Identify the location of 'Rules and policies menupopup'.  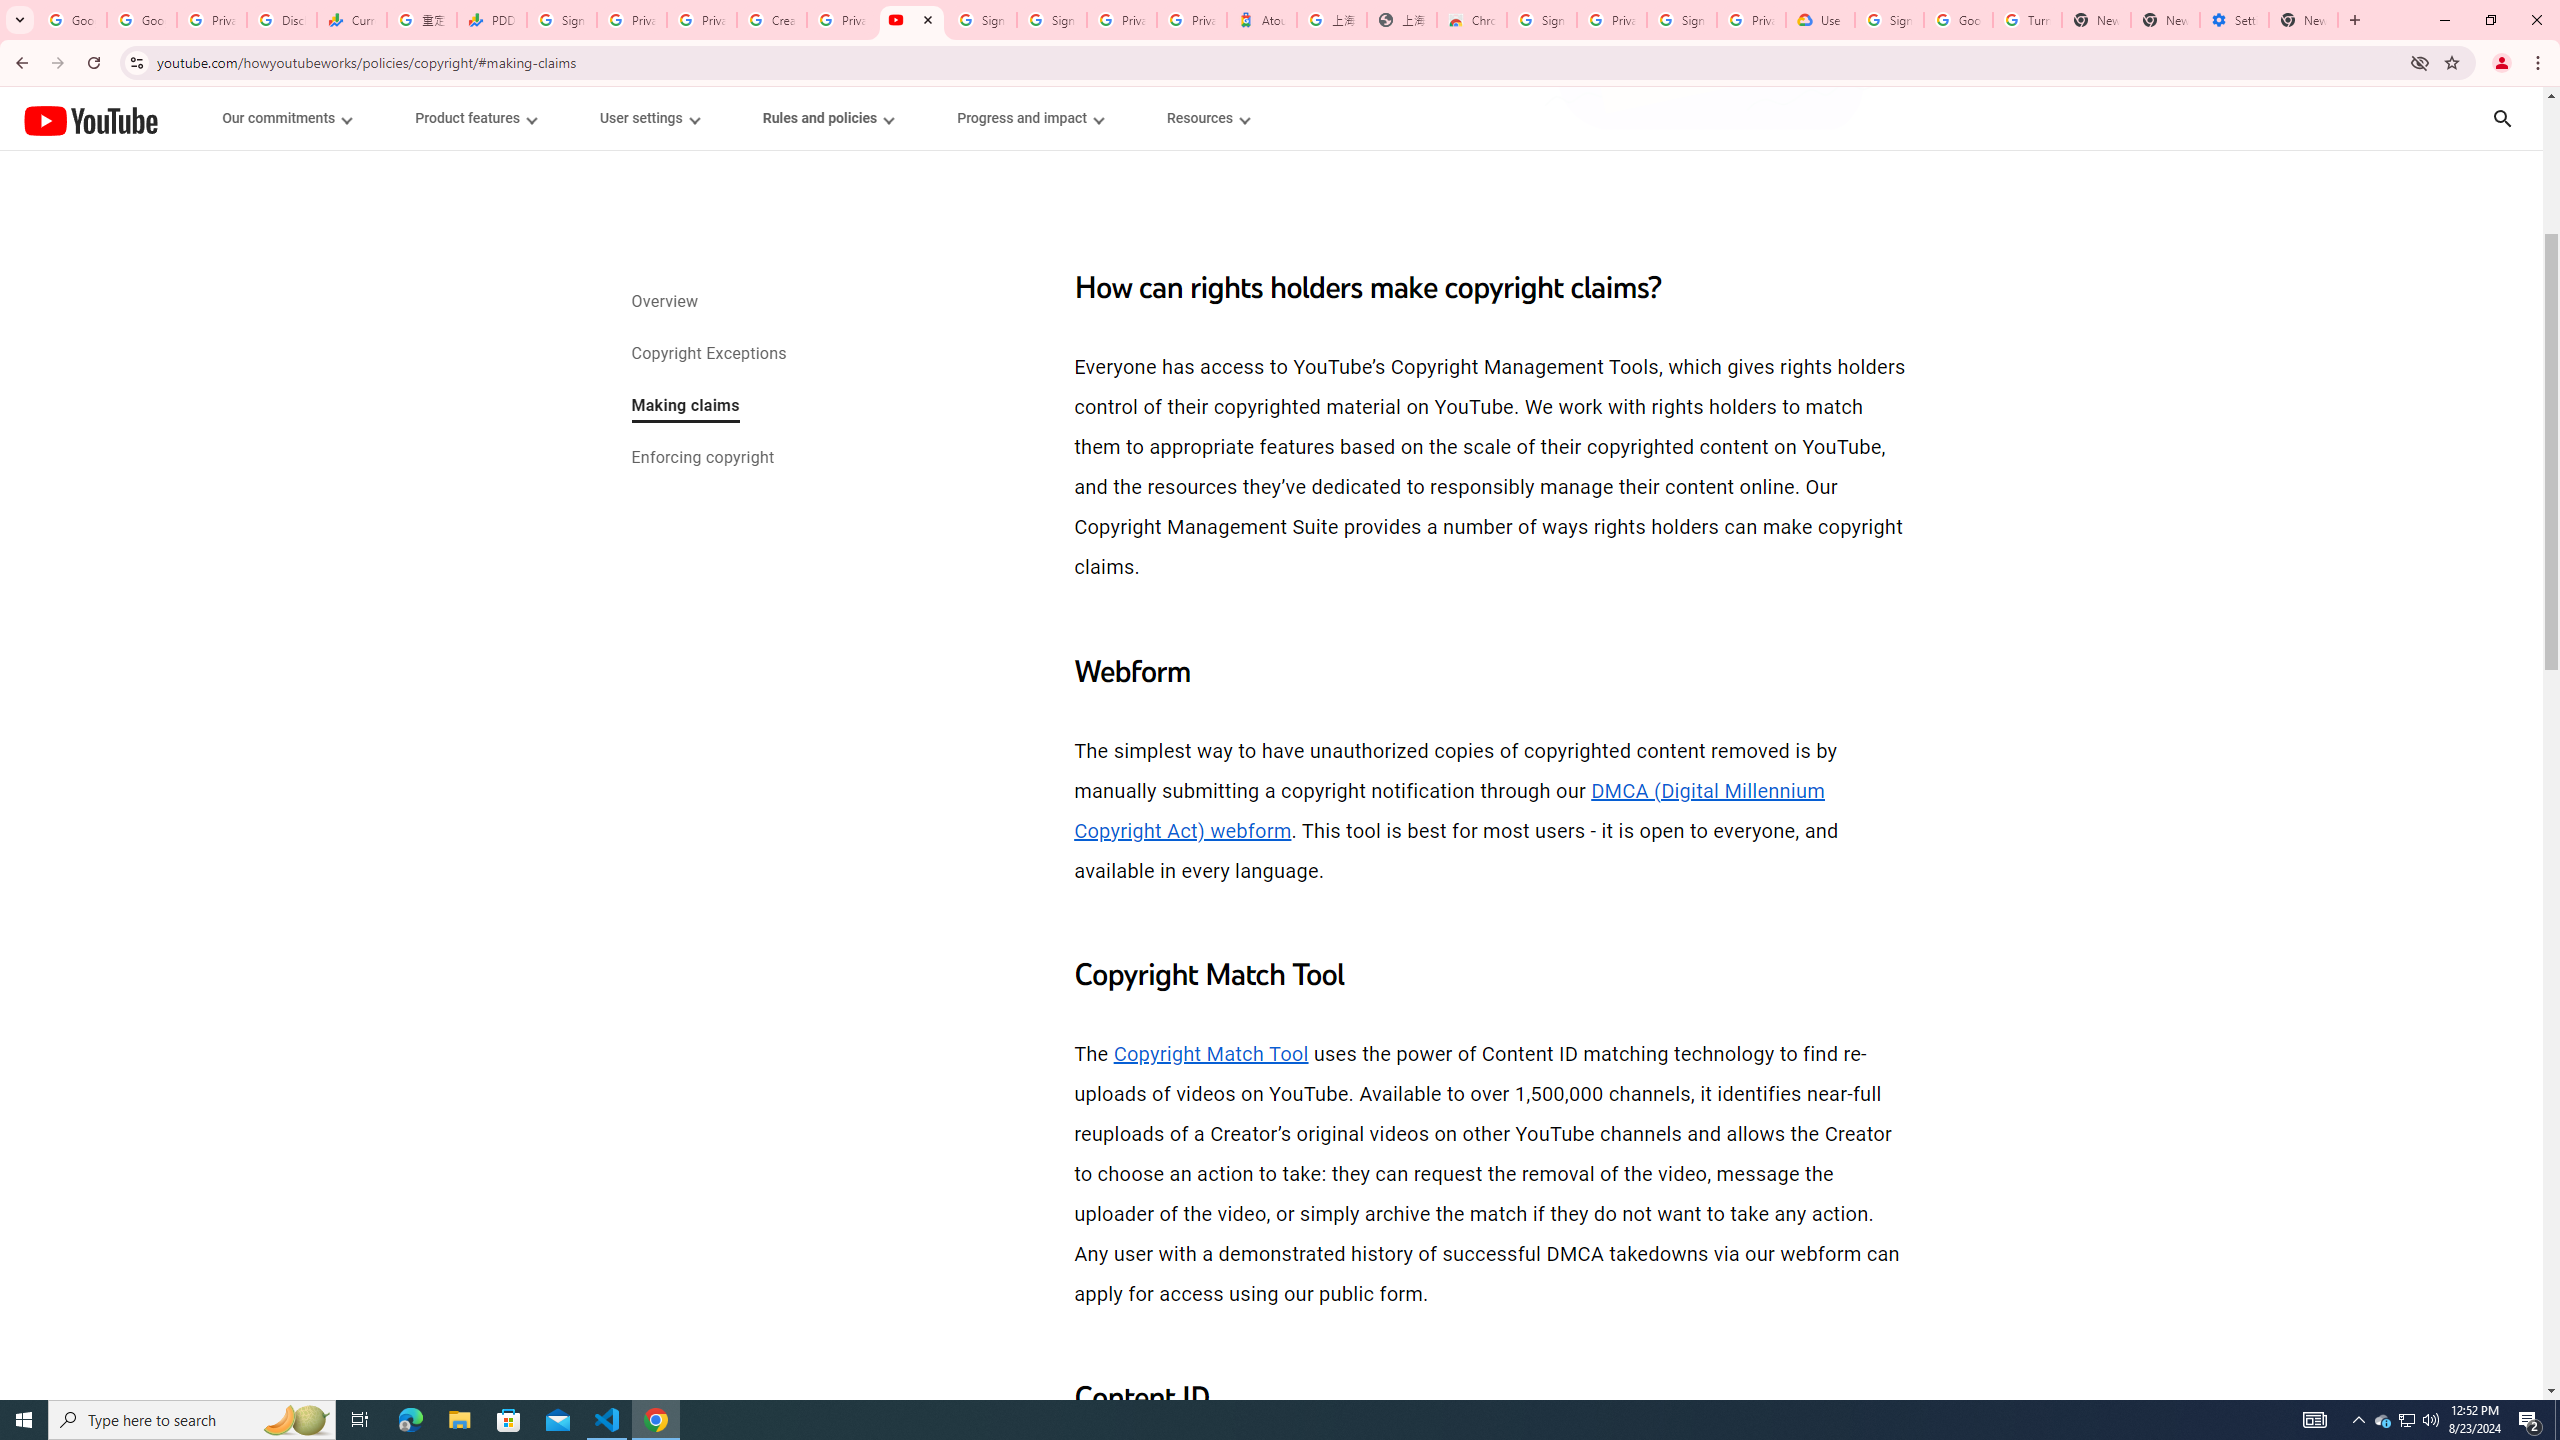
(827, 118).